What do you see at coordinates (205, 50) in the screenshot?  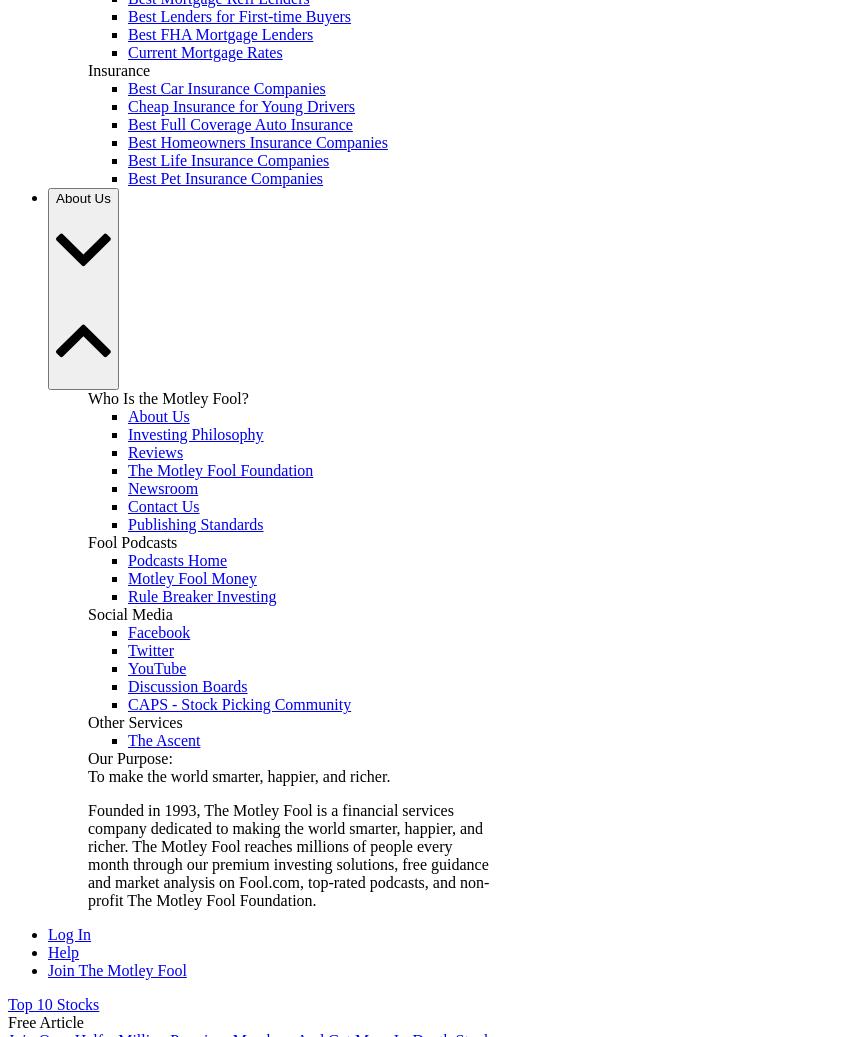 I see `'Current Mortgage Rates'` at bounding box center [205, 50].